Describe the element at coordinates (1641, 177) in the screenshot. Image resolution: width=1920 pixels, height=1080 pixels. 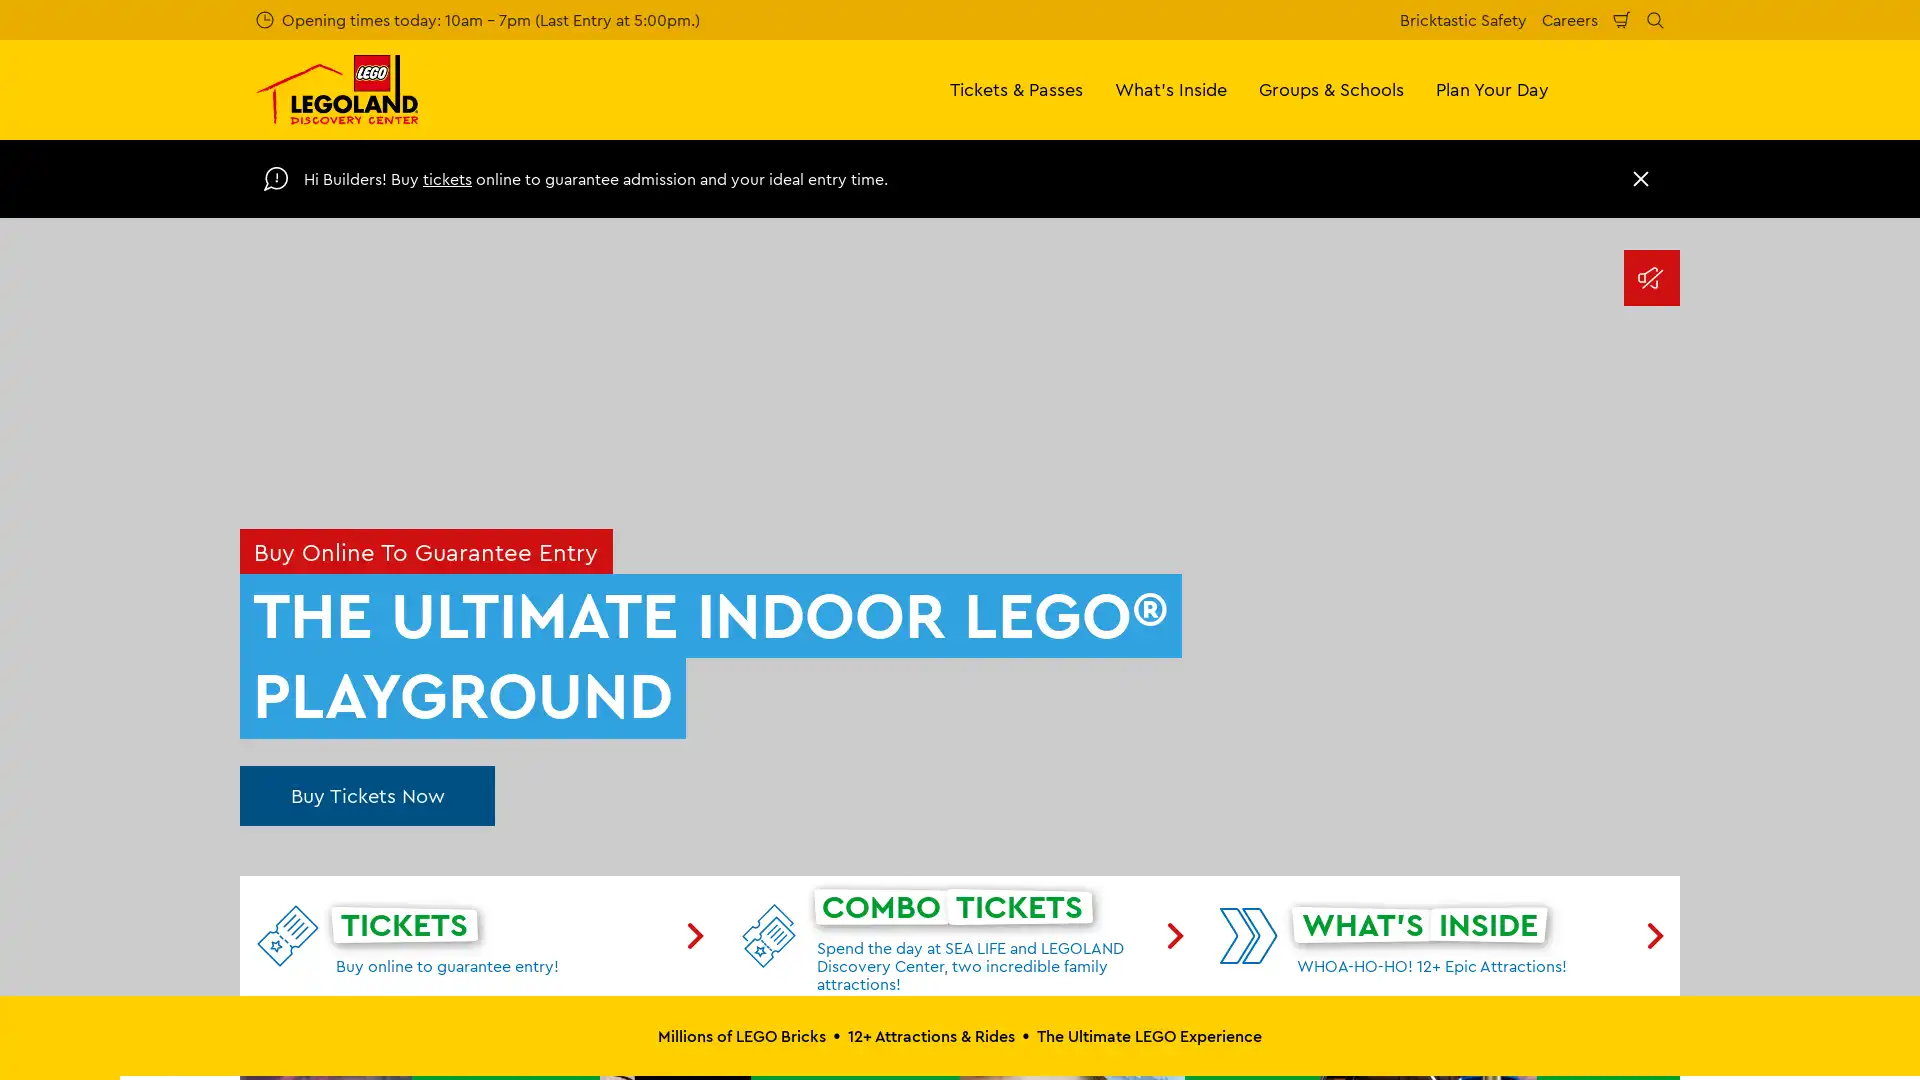
I see `Close` at that location.